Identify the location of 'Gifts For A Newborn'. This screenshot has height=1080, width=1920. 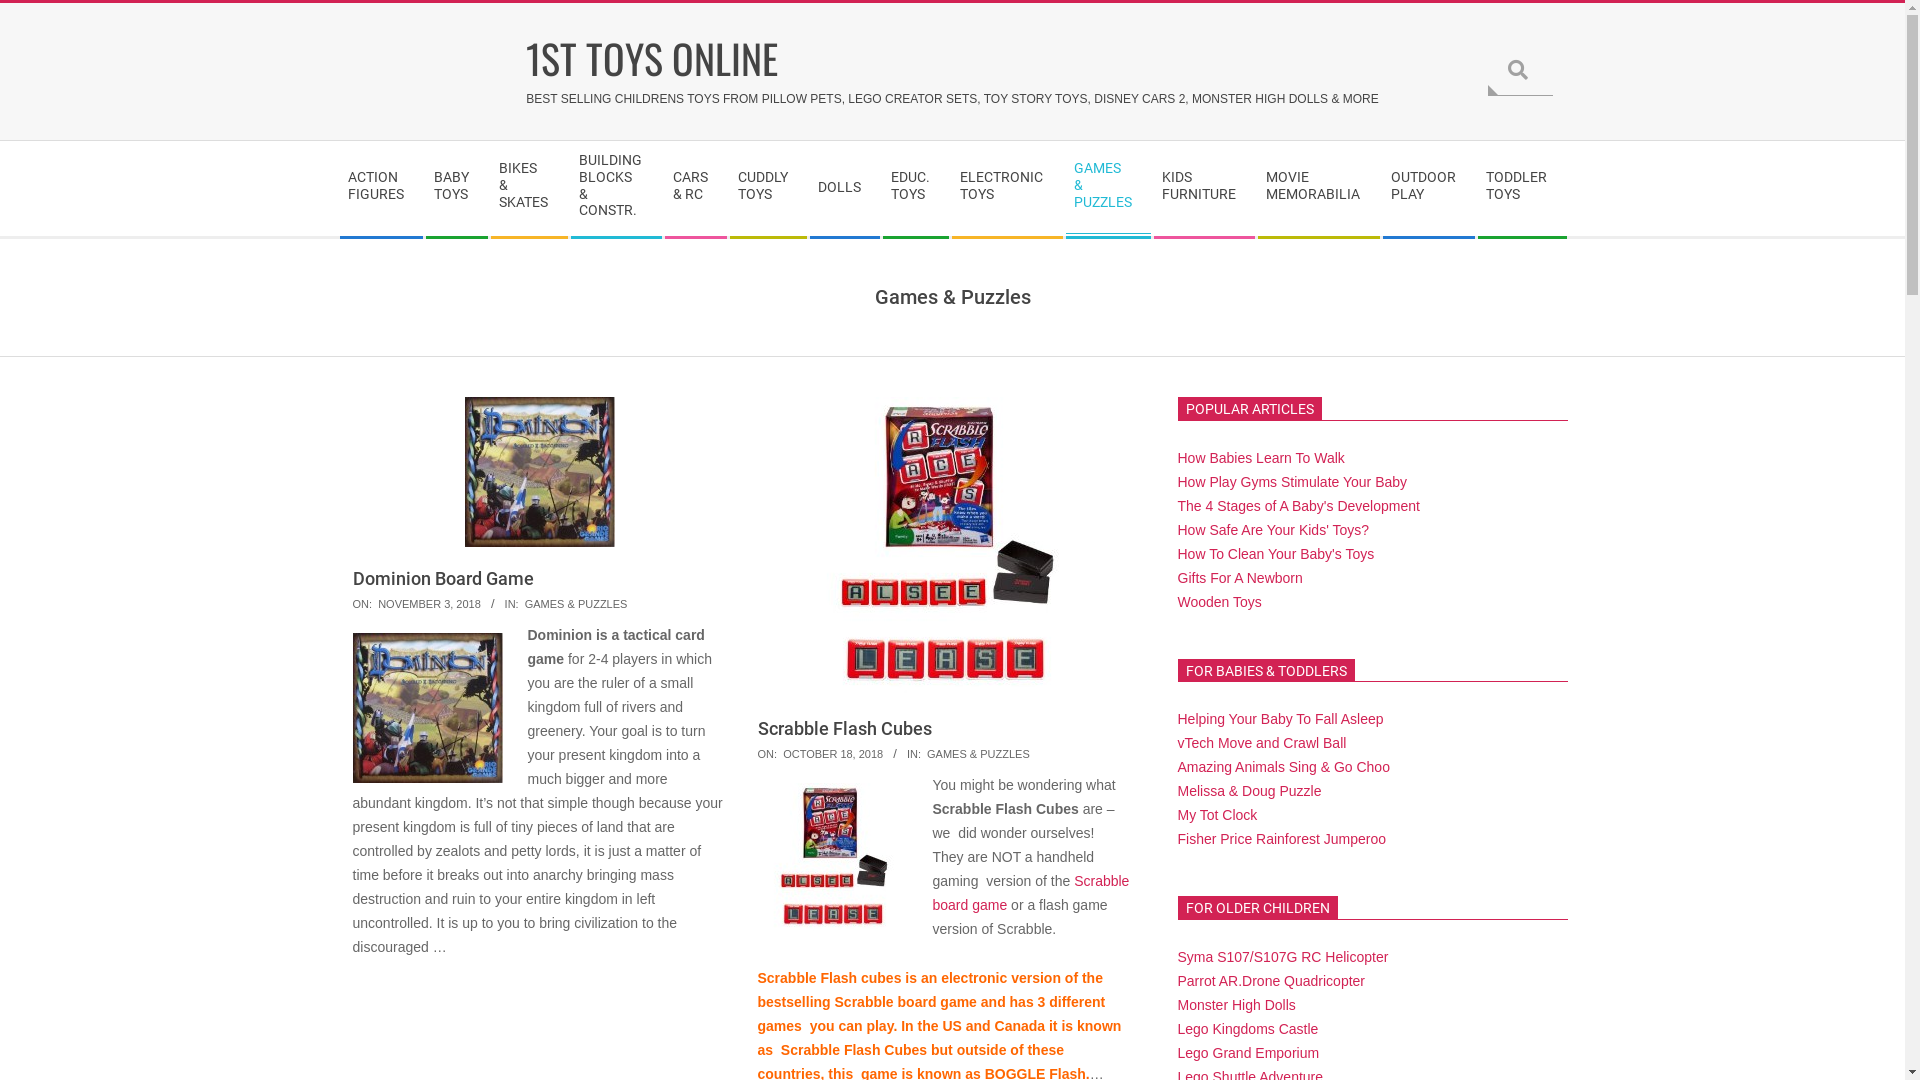
(1239, 578).